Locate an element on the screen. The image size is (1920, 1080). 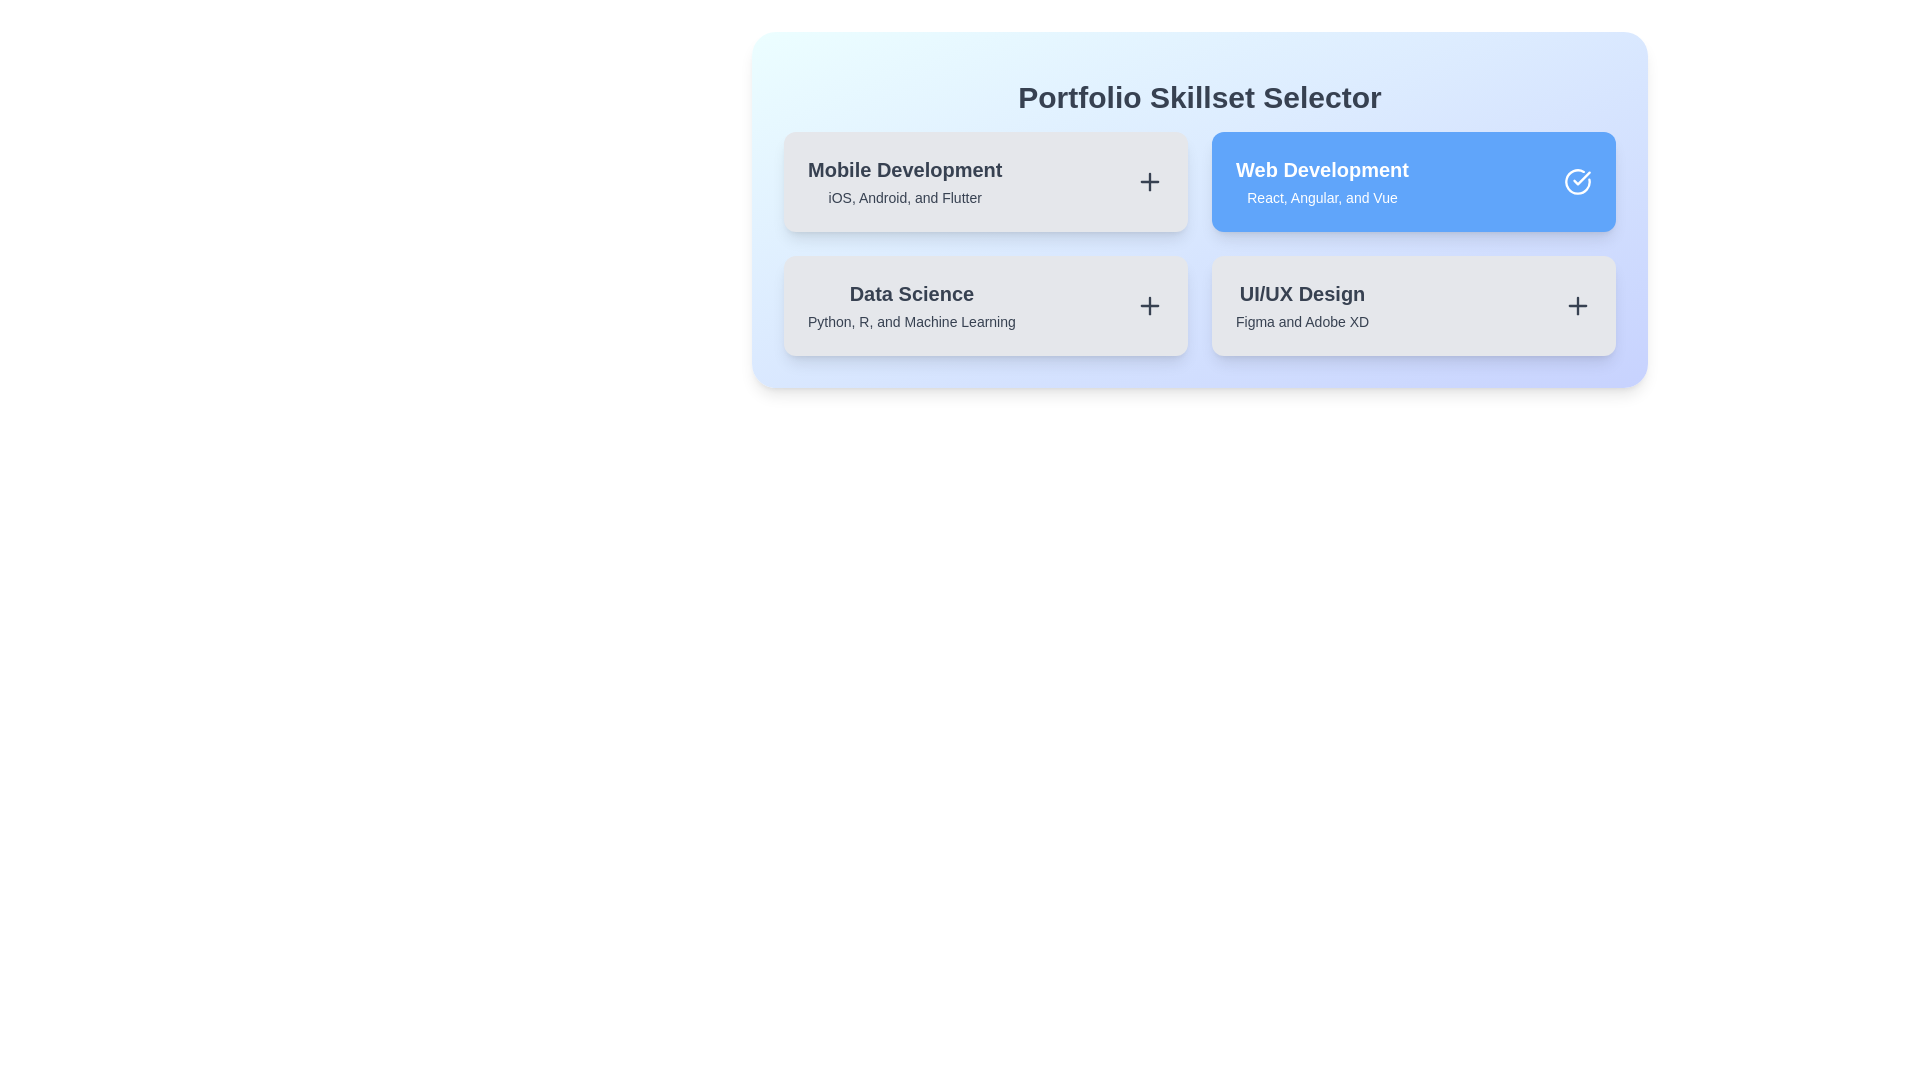
the chip labeled Web Development is located at coordinates (1413, 181).